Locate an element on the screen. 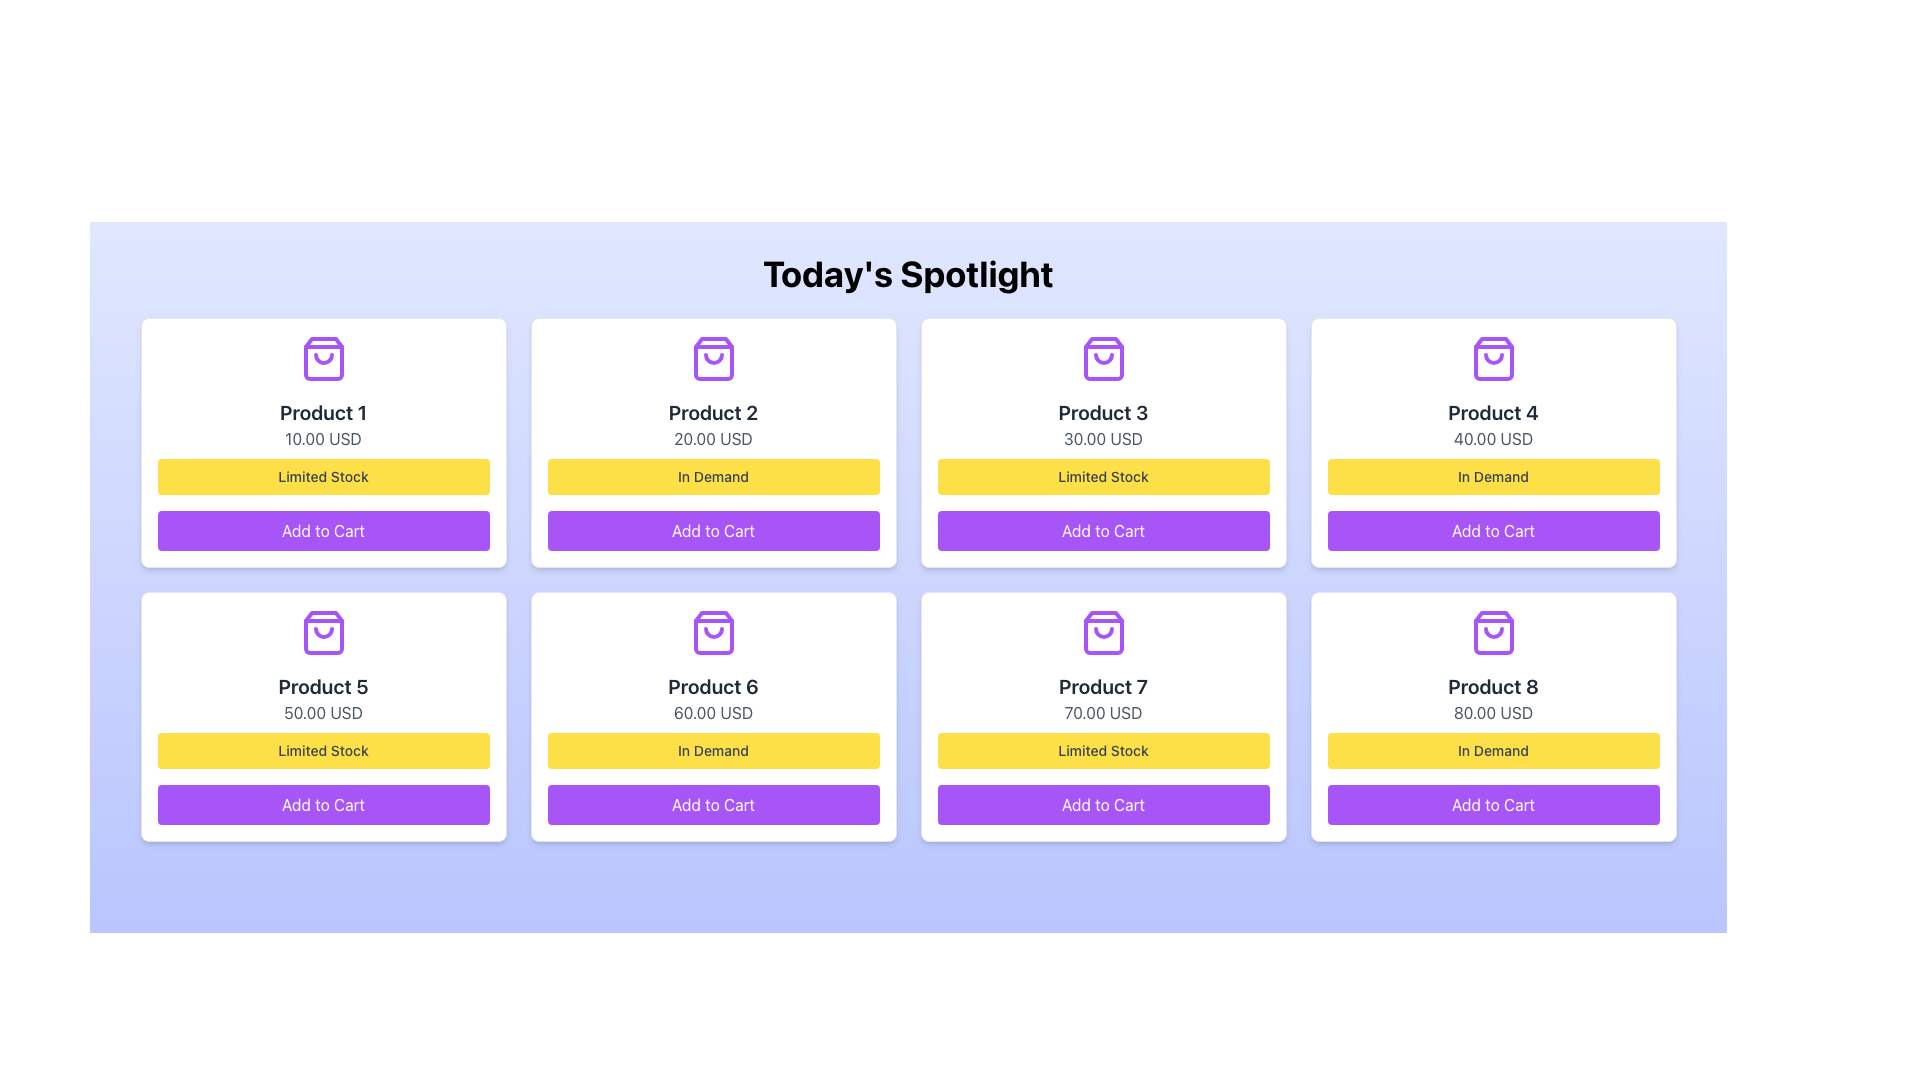  the purple shopping bag icon located at the top-center of the 'Product 8' card in the lower-right corner of the grid is located at coordinates (1493, 632).